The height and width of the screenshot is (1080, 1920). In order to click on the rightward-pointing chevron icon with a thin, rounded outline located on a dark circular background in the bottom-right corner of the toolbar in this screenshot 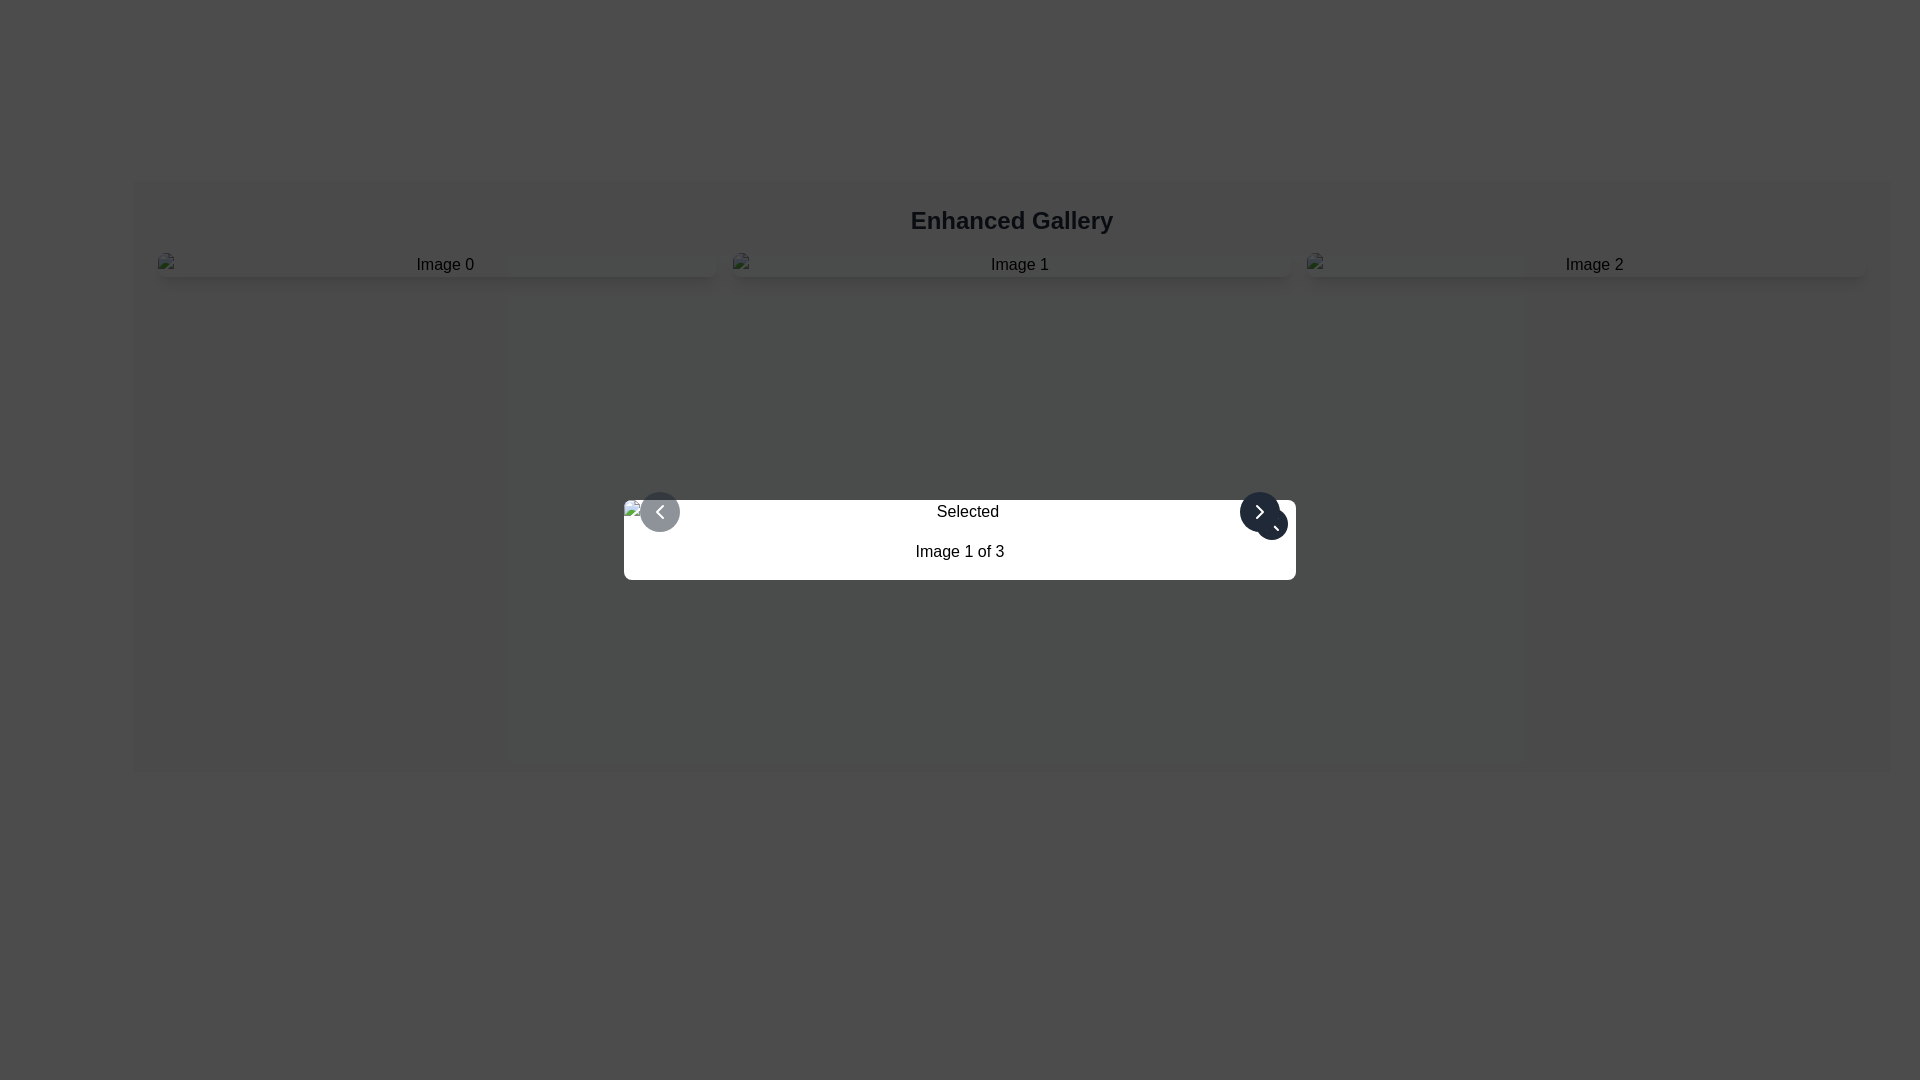, I will do `click(1258, 511)`.